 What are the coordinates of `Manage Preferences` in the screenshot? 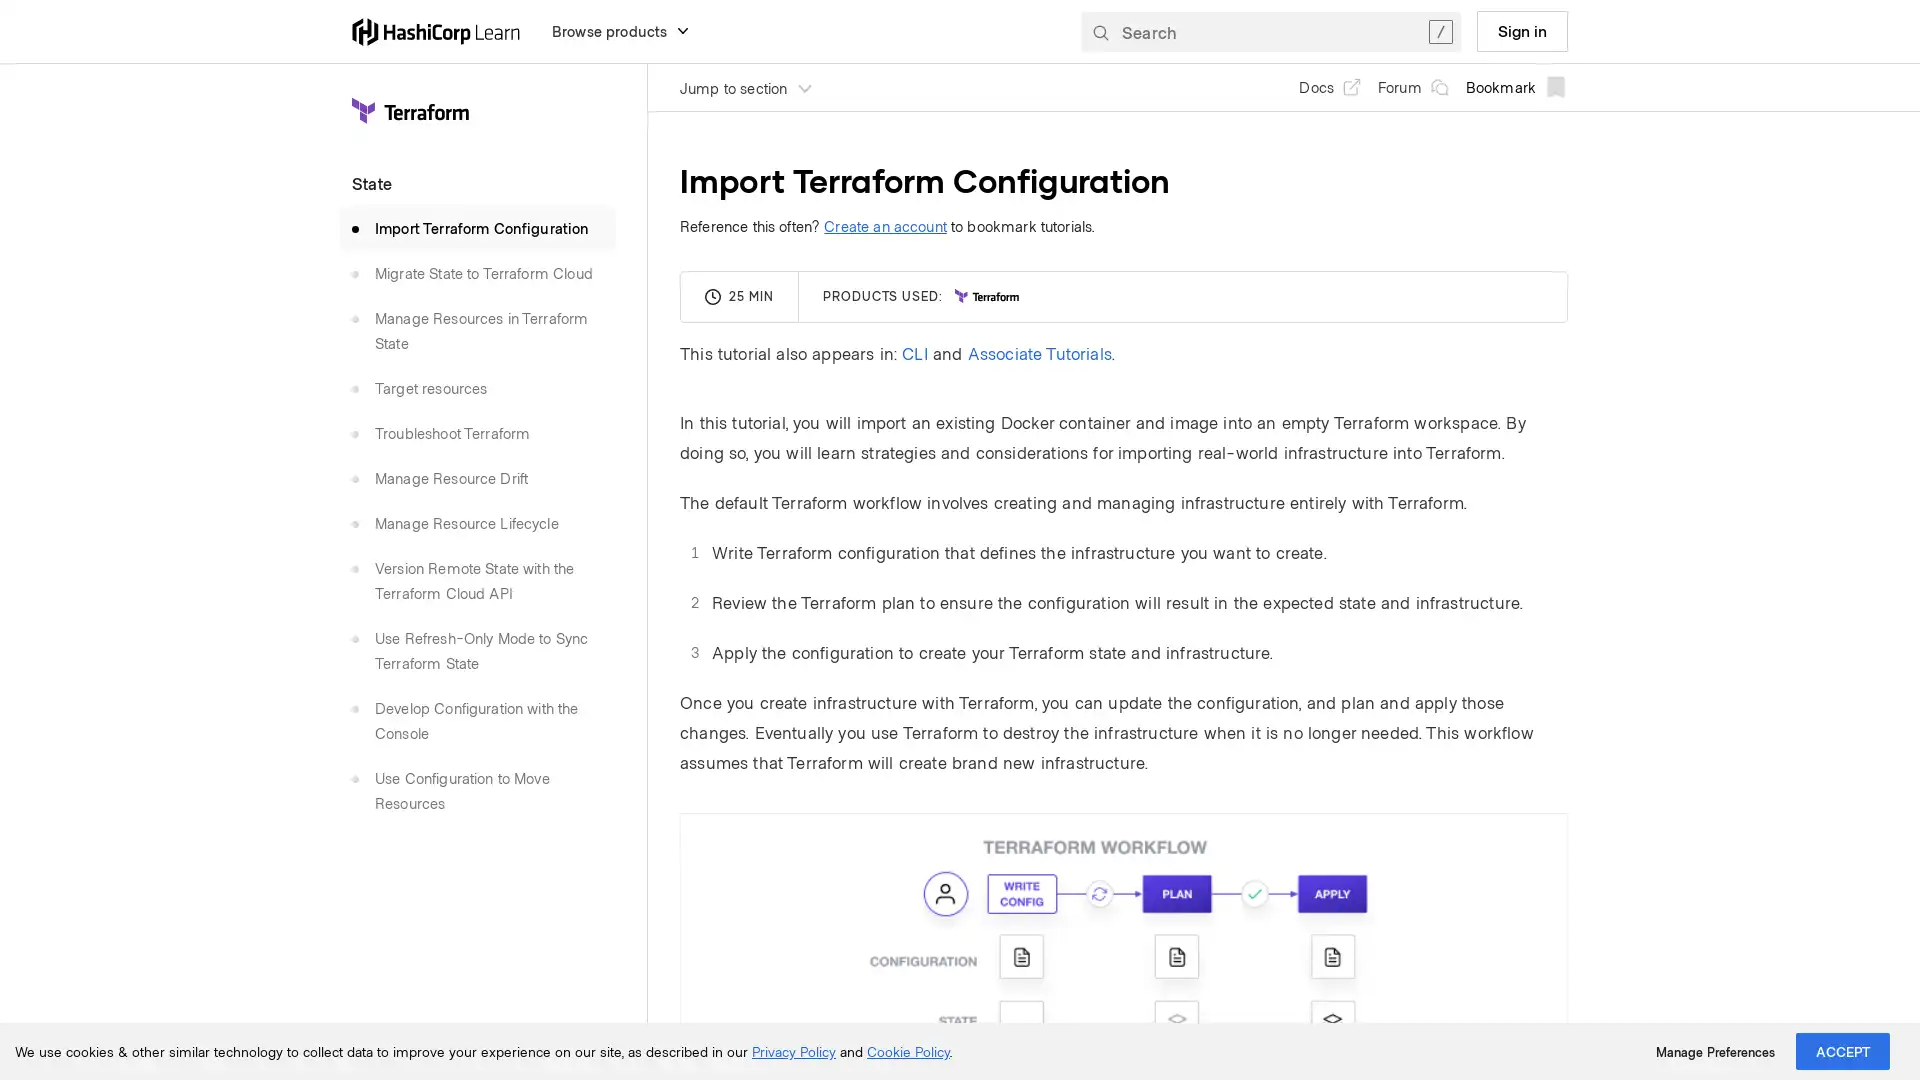 It's located at (1714, 1051).